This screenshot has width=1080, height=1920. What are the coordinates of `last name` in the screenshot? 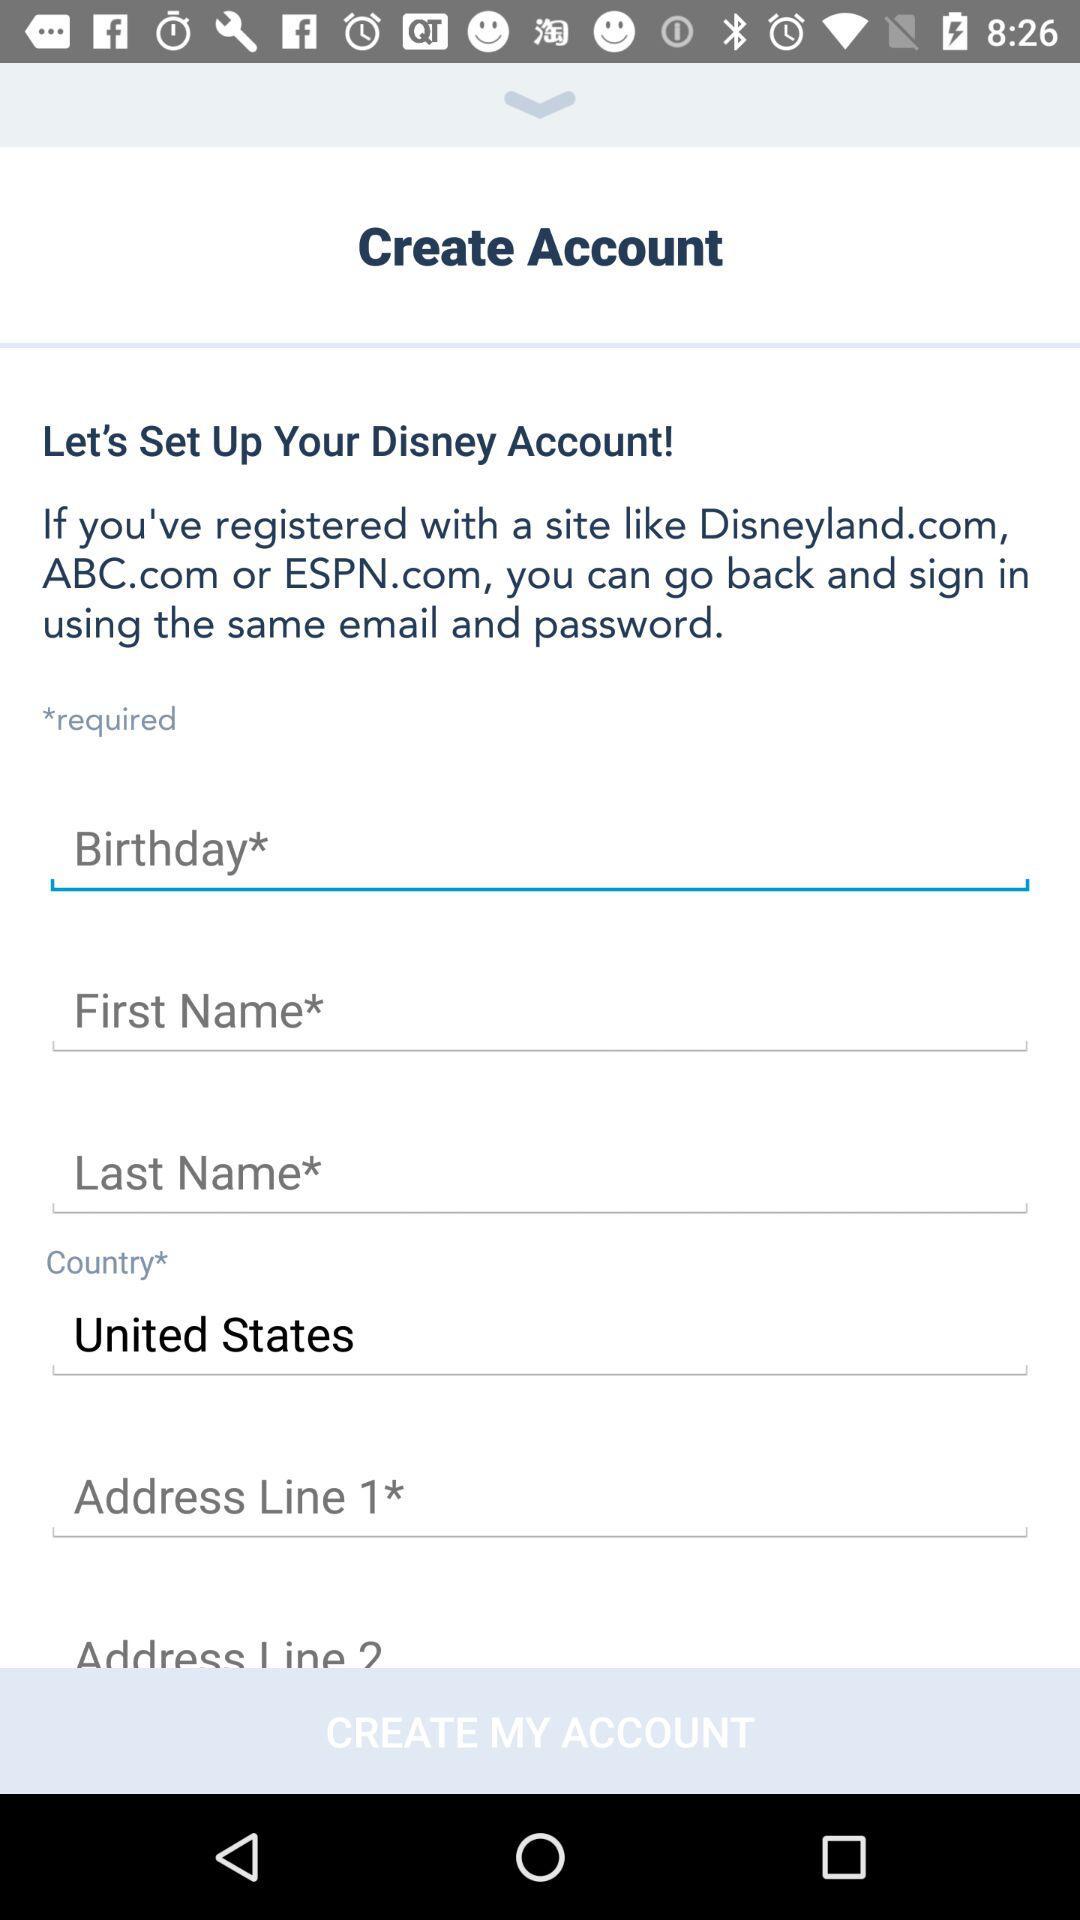 It's located at (540, 1172).